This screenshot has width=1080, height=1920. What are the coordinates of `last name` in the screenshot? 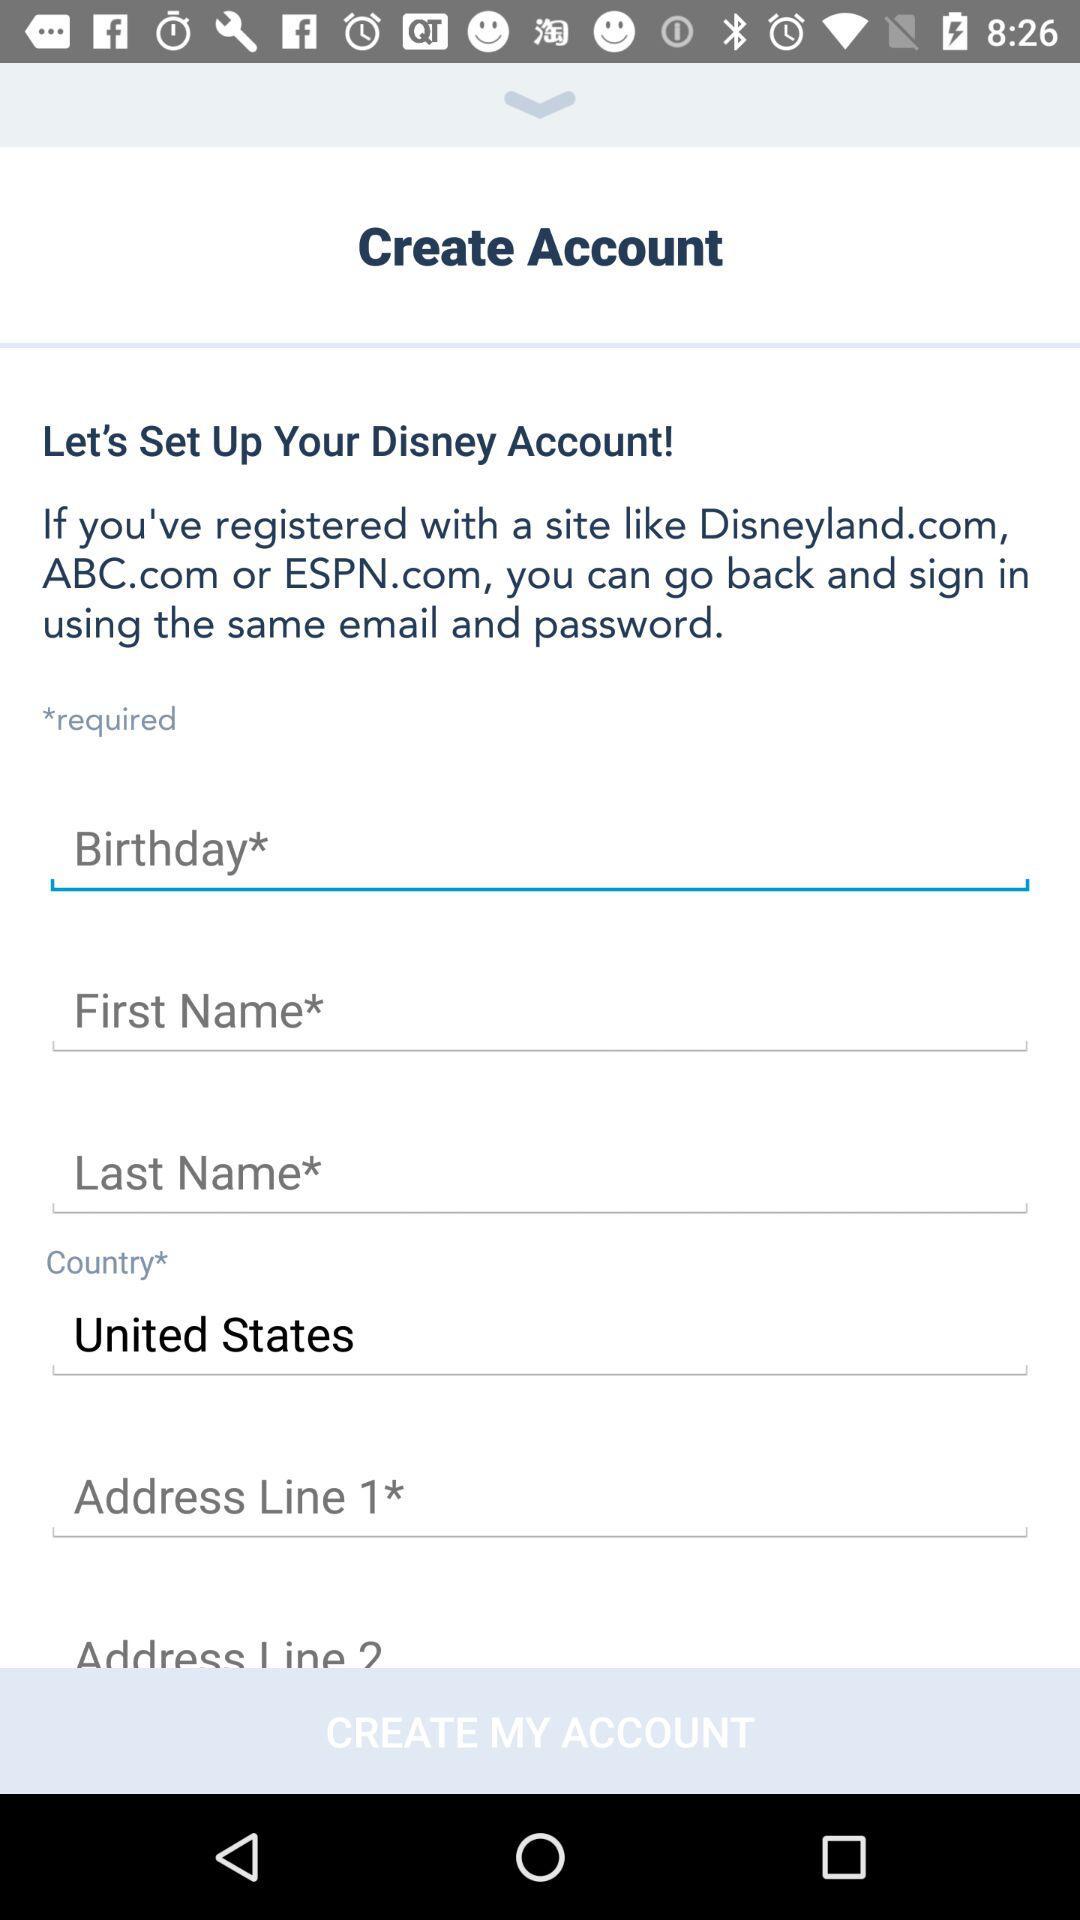 It's located at (540, 1172).